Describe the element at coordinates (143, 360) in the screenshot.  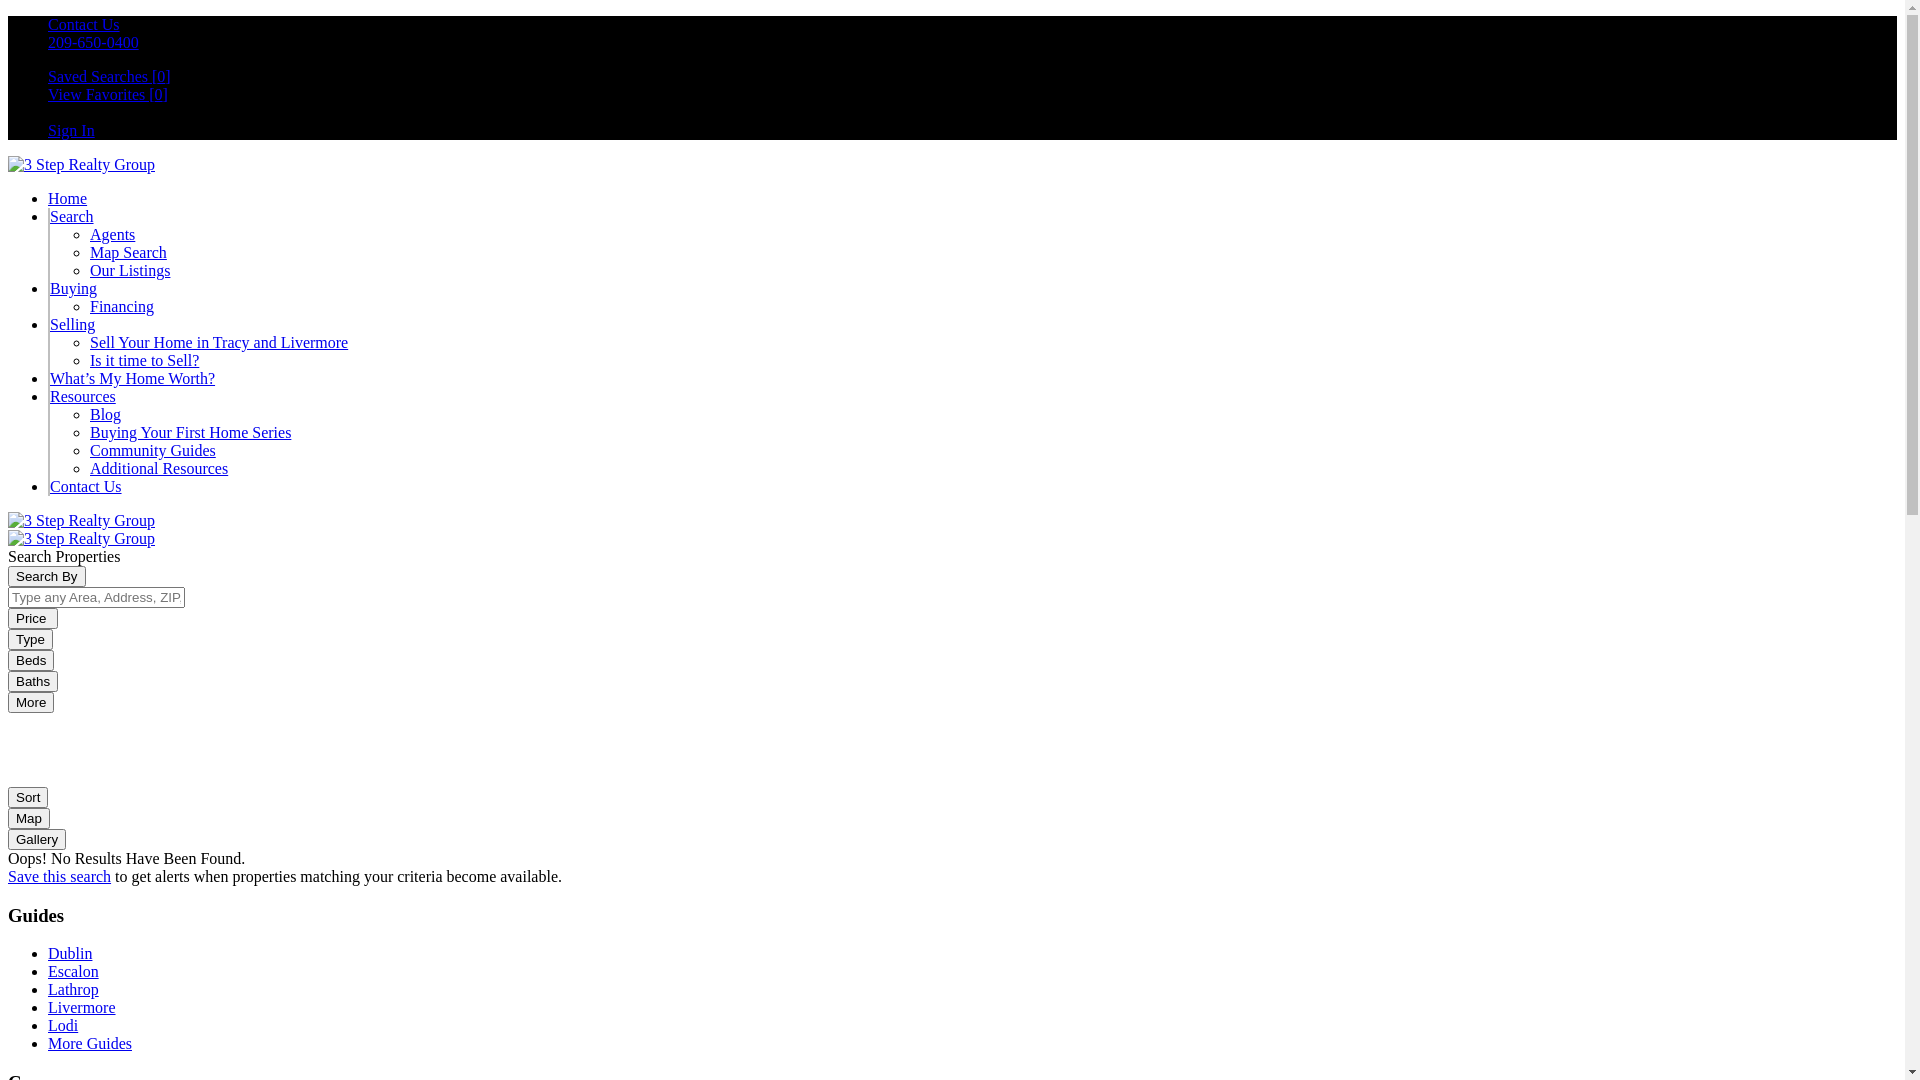
I see `'Is it time to Sell?'` at that location.